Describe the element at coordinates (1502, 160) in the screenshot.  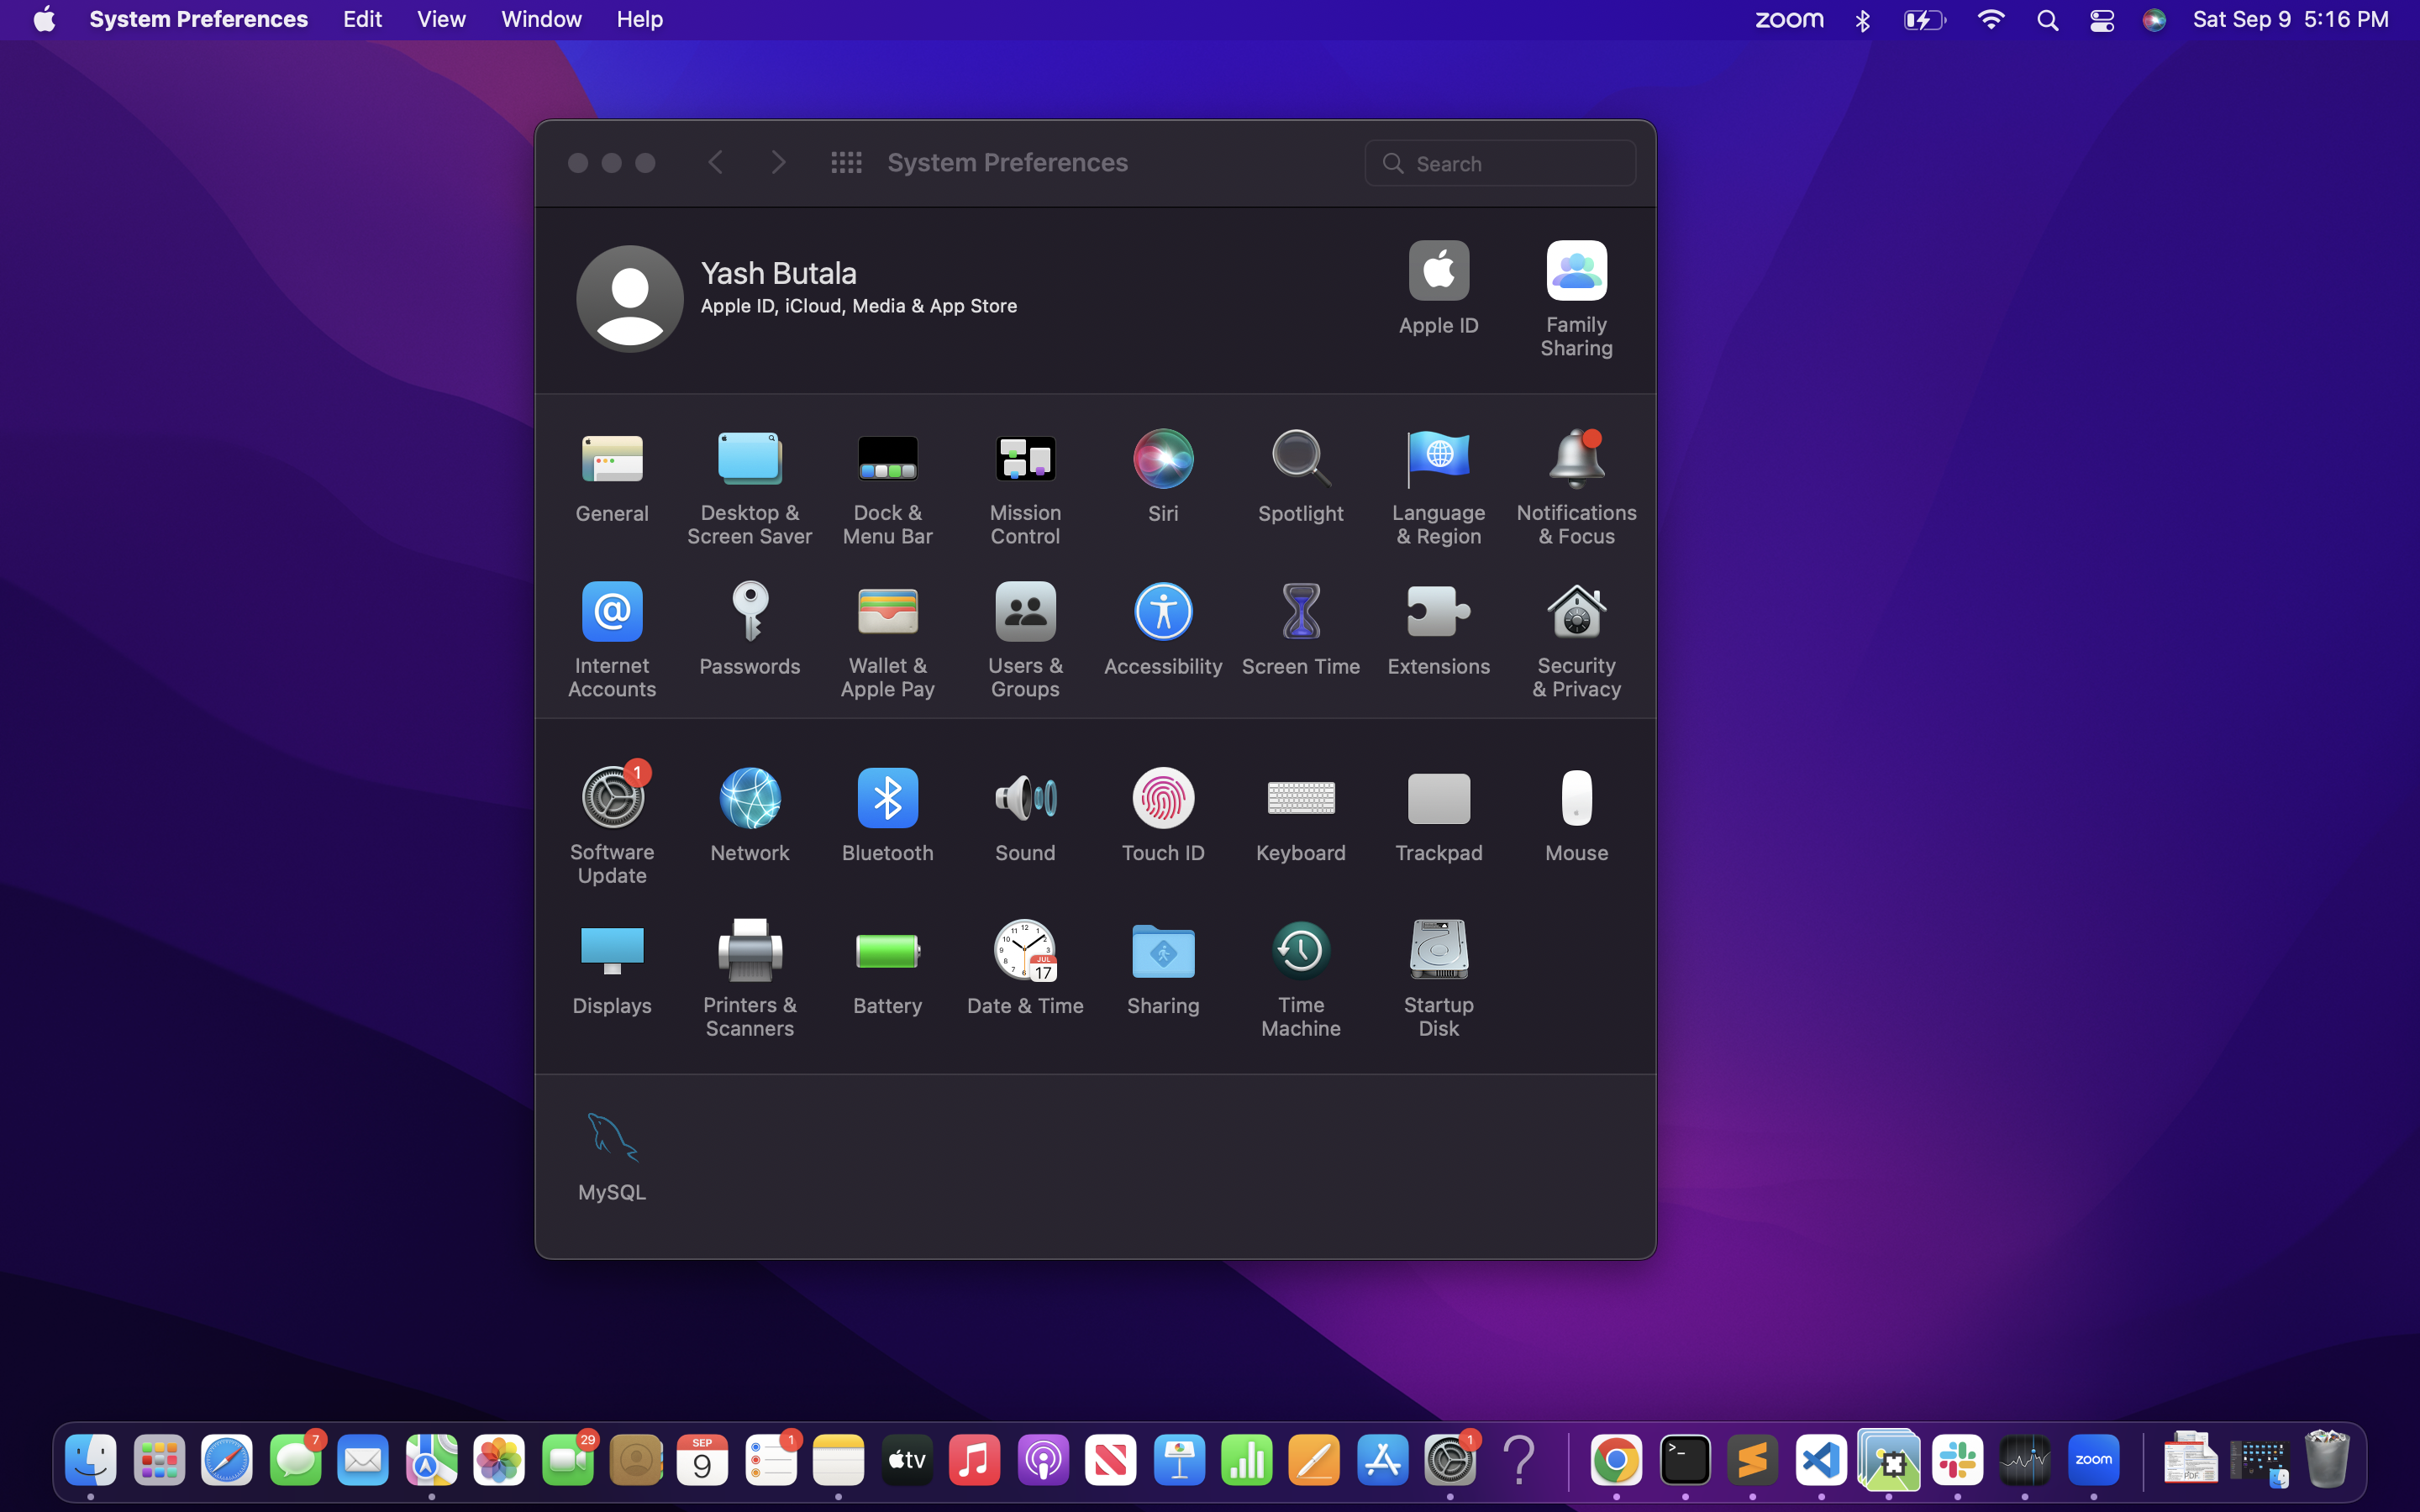
I see `the brightness setting through the search bar` at that location.